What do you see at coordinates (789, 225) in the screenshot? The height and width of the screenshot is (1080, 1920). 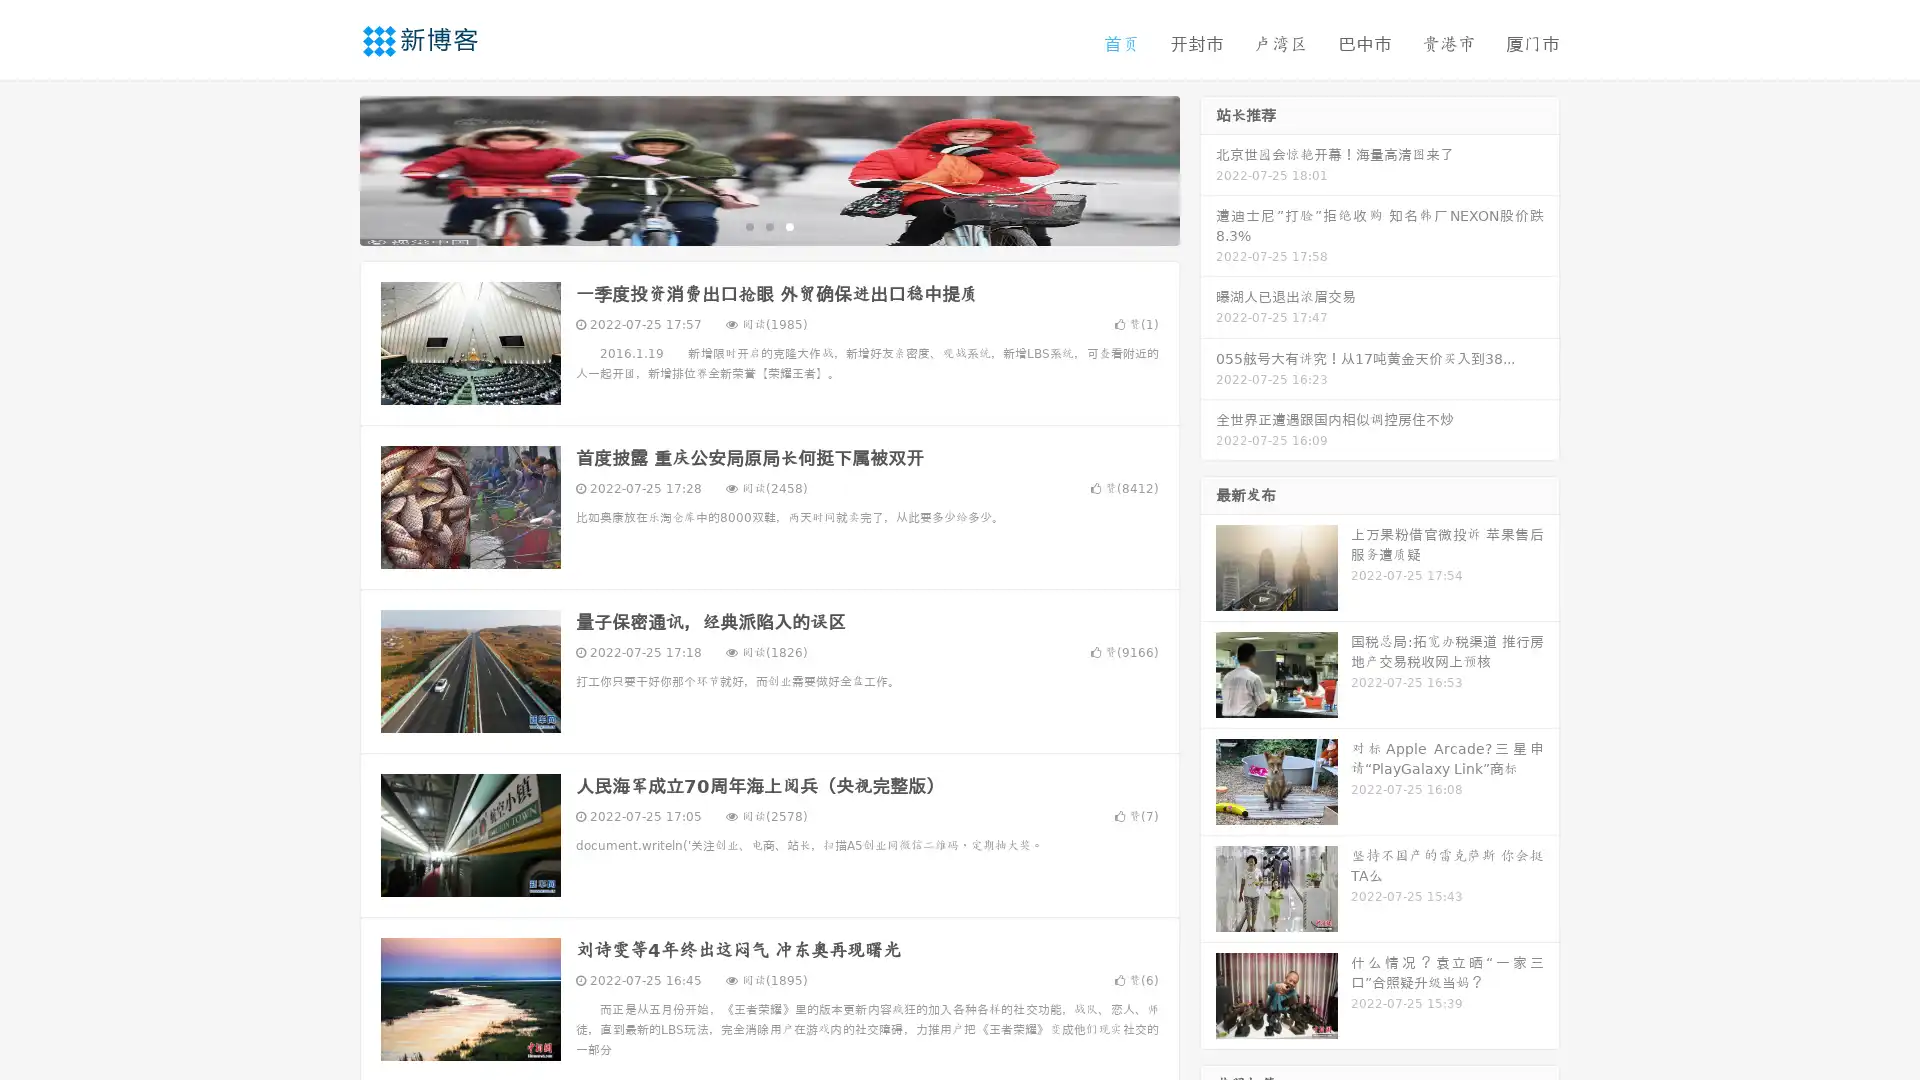 I see `Go to slide 3` at bounding box center [789, 225].